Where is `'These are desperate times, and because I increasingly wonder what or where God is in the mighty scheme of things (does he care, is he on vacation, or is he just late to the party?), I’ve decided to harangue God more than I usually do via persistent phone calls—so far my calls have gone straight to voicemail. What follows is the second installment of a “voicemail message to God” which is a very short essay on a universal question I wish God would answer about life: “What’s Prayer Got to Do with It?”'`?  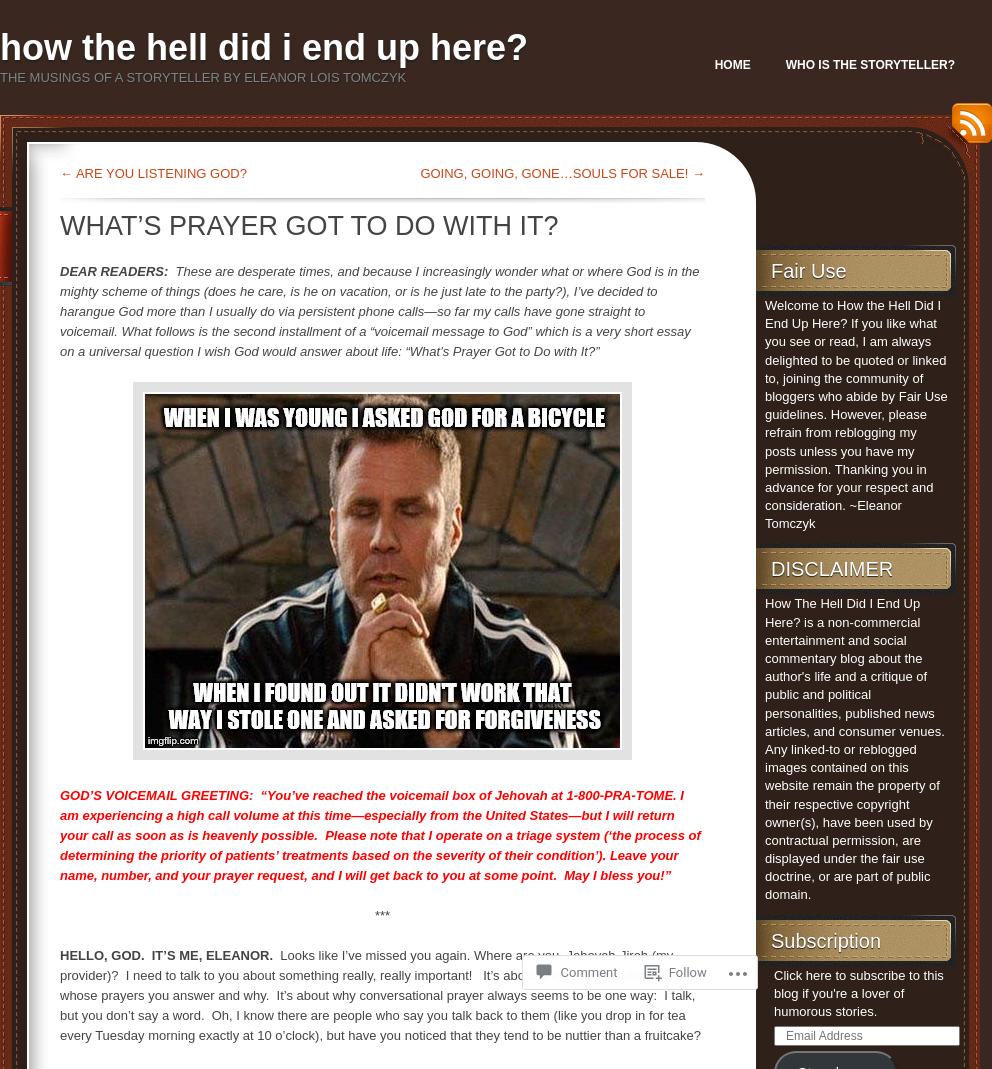 'These are desperate times, and because I increasingly wonder what or where God is in the mighty scheme of things (does he care, is he on vacation, or is he just late to the party?), I’ve decided to harangue God more than I usually do via persistent phone calls—so far my calls have gone straight to voicemail. What follows is the second installment of a “voicemail message to God” which is a very short essay on a universal question I wish God would answer about life: “What’s Prayer Got to Do with It?”' is located at coordinates (379, 310).